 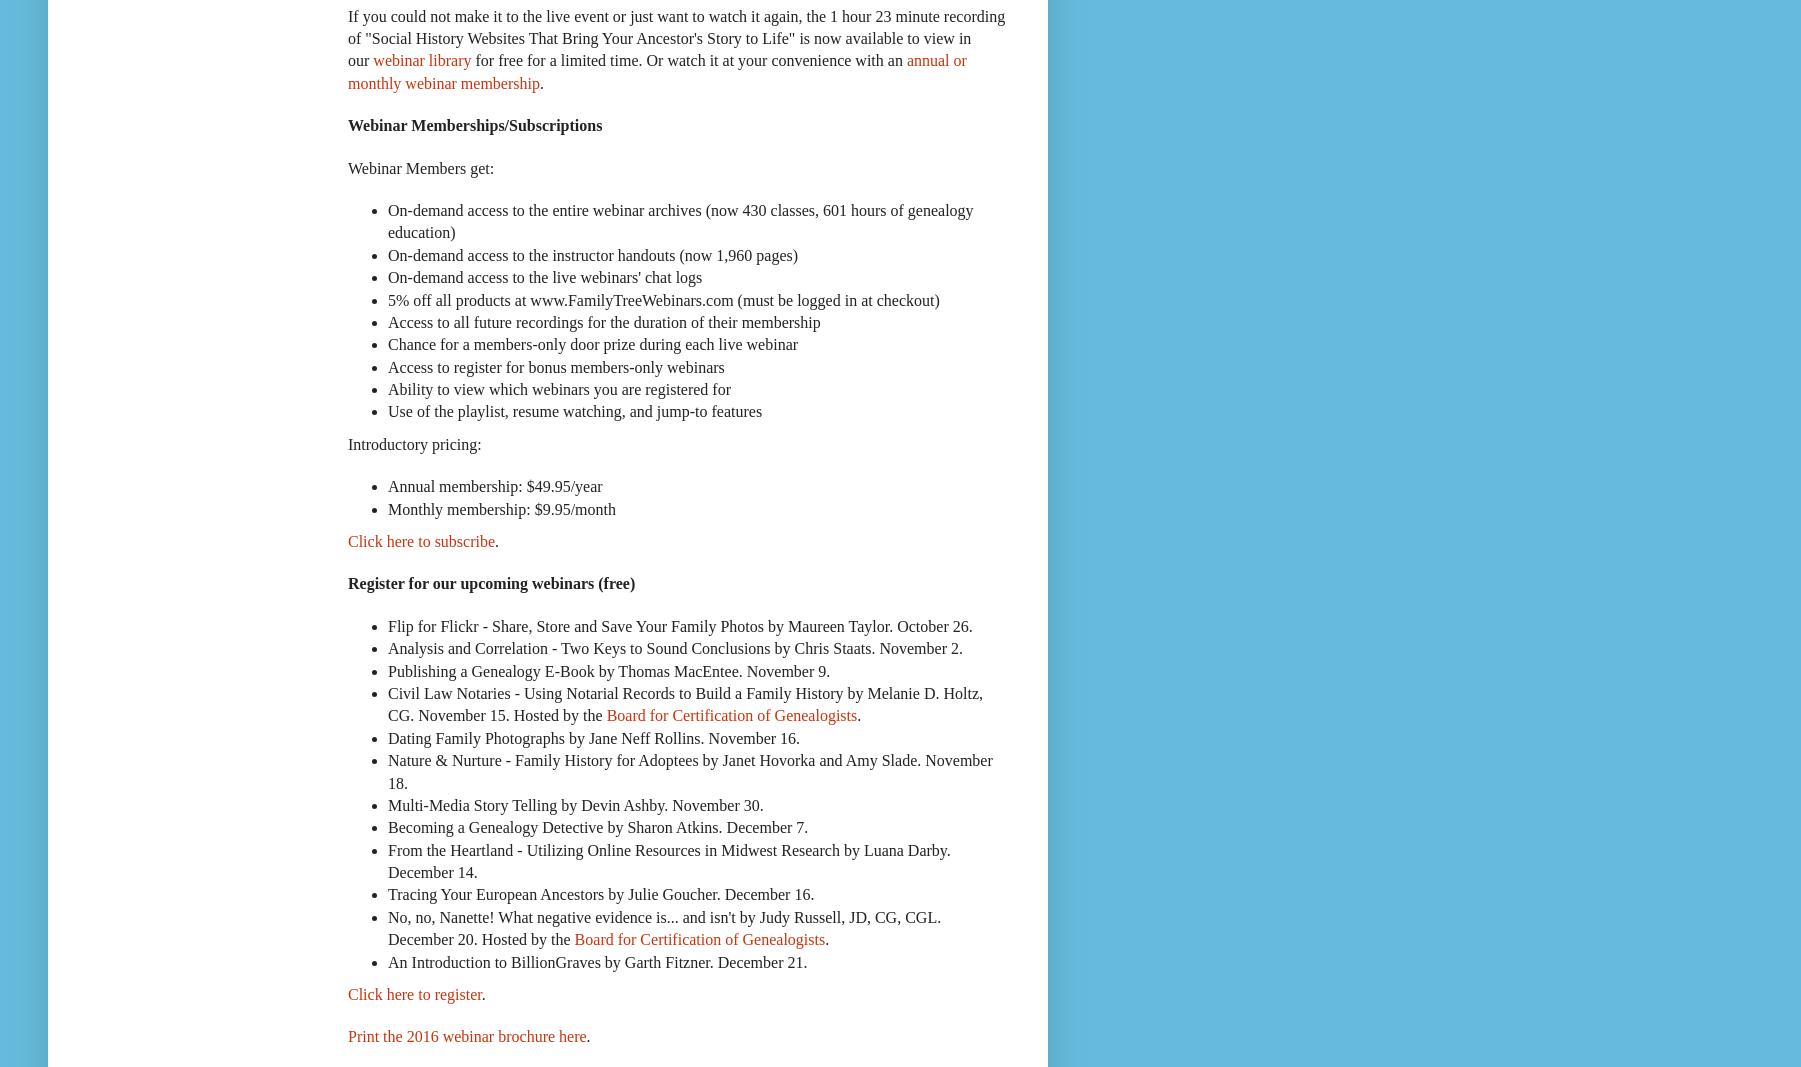 I want to click on 'Register for our upcoming webinars (free)', so click(x=347, y=583).